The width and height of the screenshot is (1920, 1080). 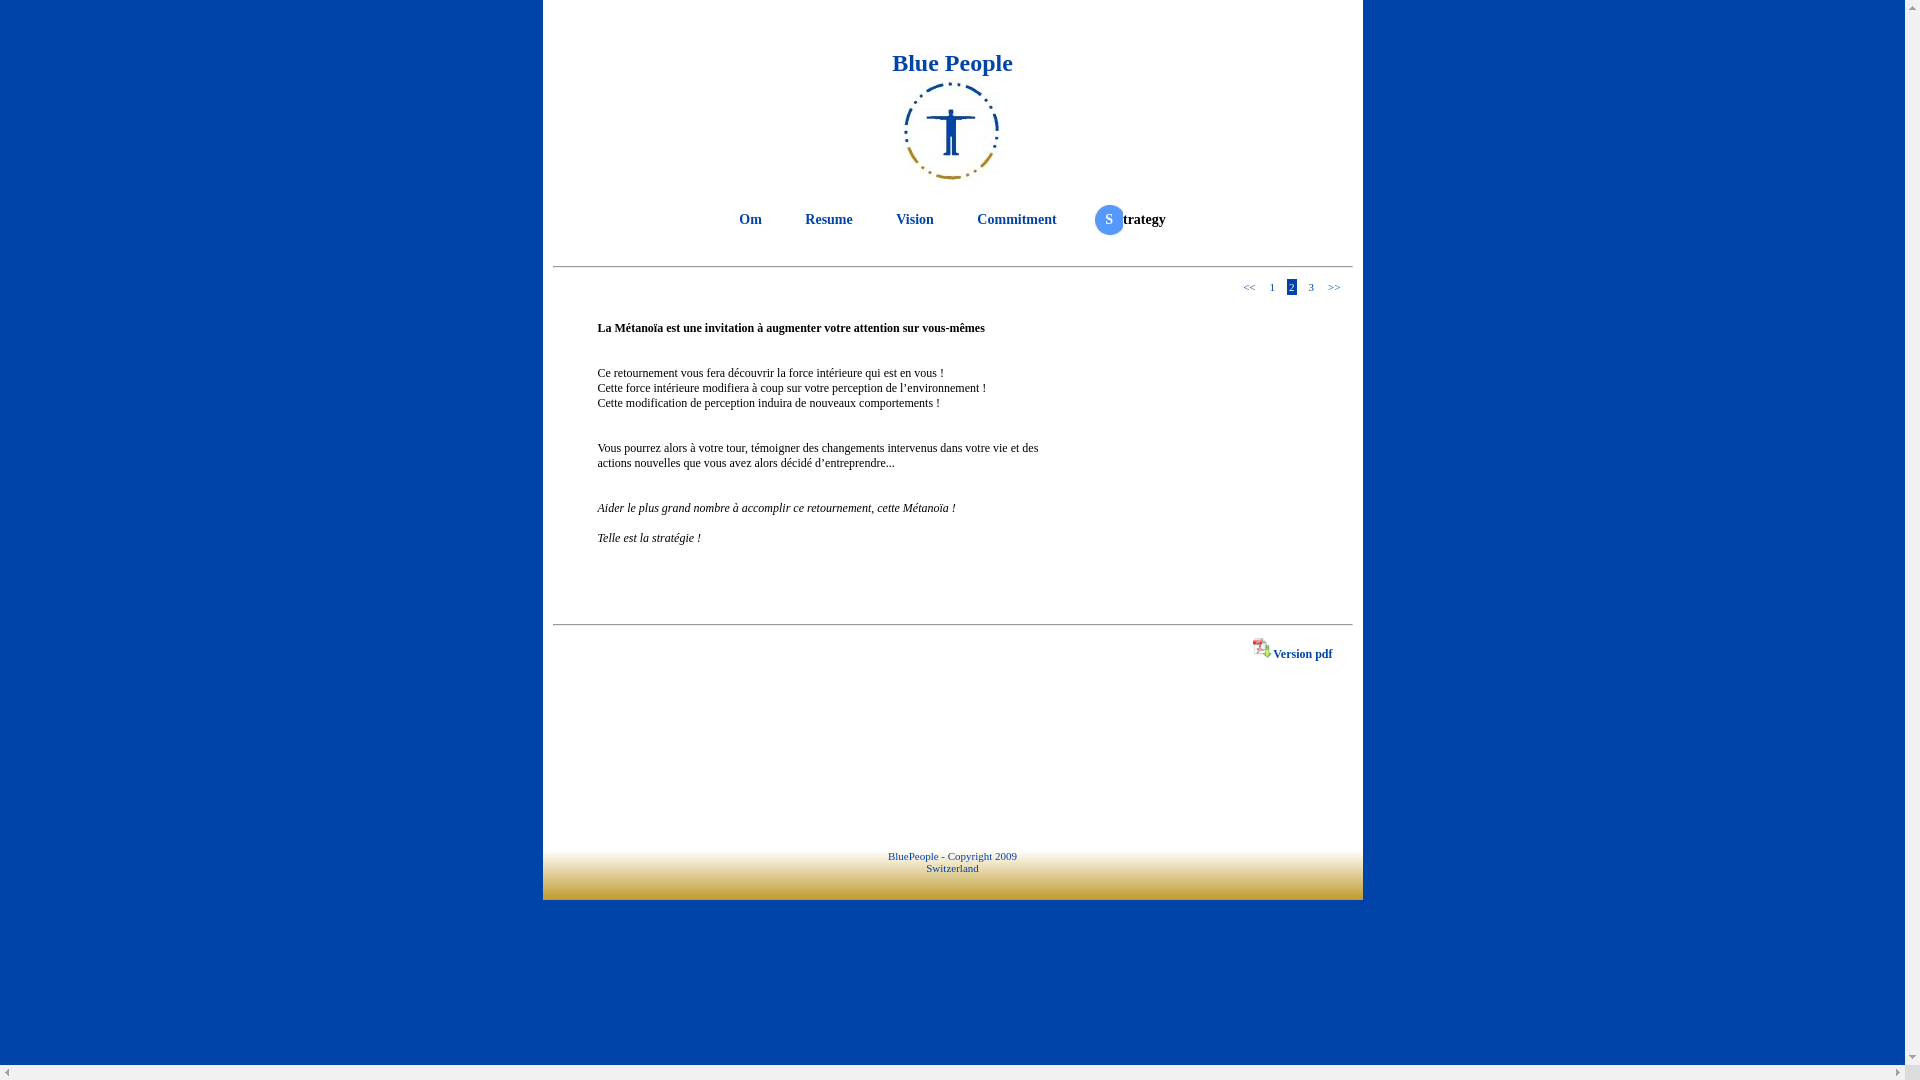 I want to click on '<<', so click(x=1247, y=286).